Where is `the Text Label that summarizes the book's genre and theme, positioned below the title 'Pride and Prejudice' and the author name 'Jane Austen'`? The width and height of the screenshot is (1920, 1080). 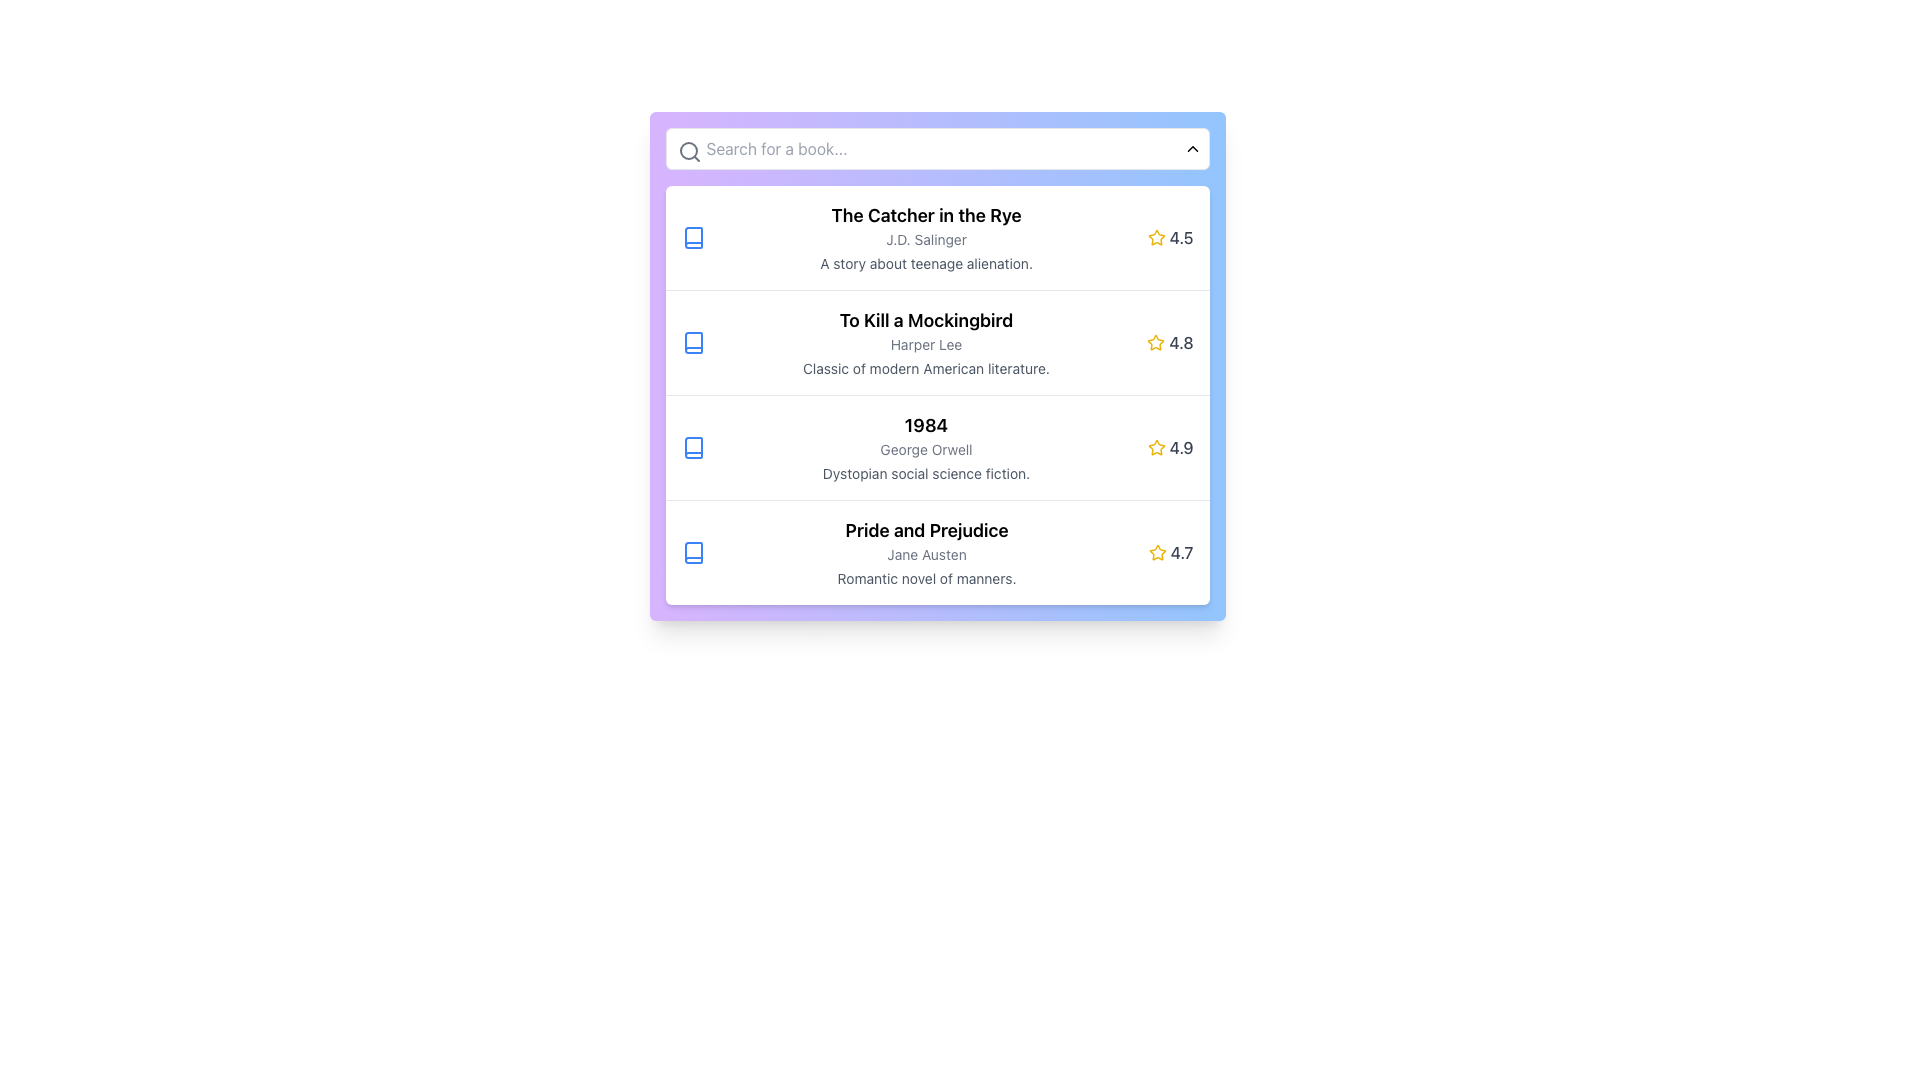 the Text Label that summarizes the book's genre and theme, positioned below the title 'Pride and Prejudice' and the author name 'Jane Austen' is located at coordinates (925, 578).